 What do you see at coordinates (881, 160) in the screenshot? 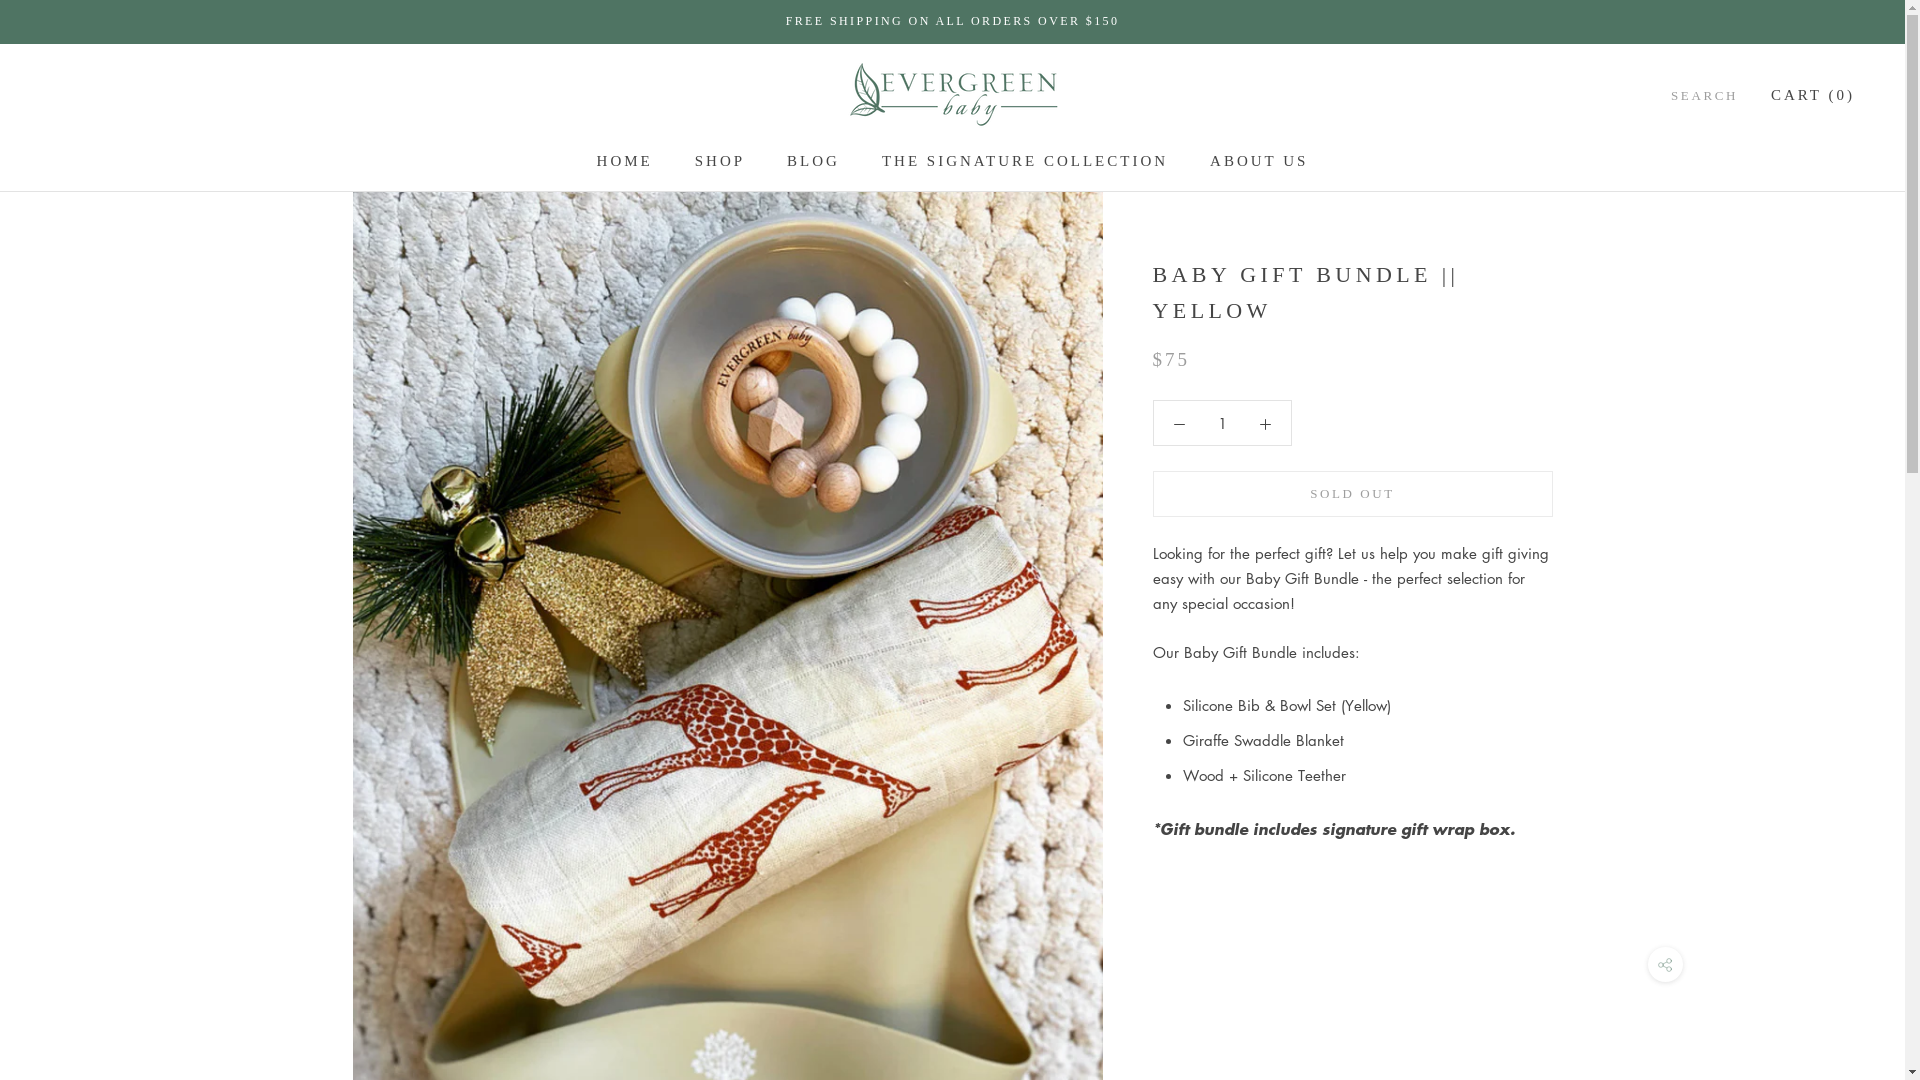
I see `'THE SIGNATURE COLLECTION` at bounding box center [881, 160].